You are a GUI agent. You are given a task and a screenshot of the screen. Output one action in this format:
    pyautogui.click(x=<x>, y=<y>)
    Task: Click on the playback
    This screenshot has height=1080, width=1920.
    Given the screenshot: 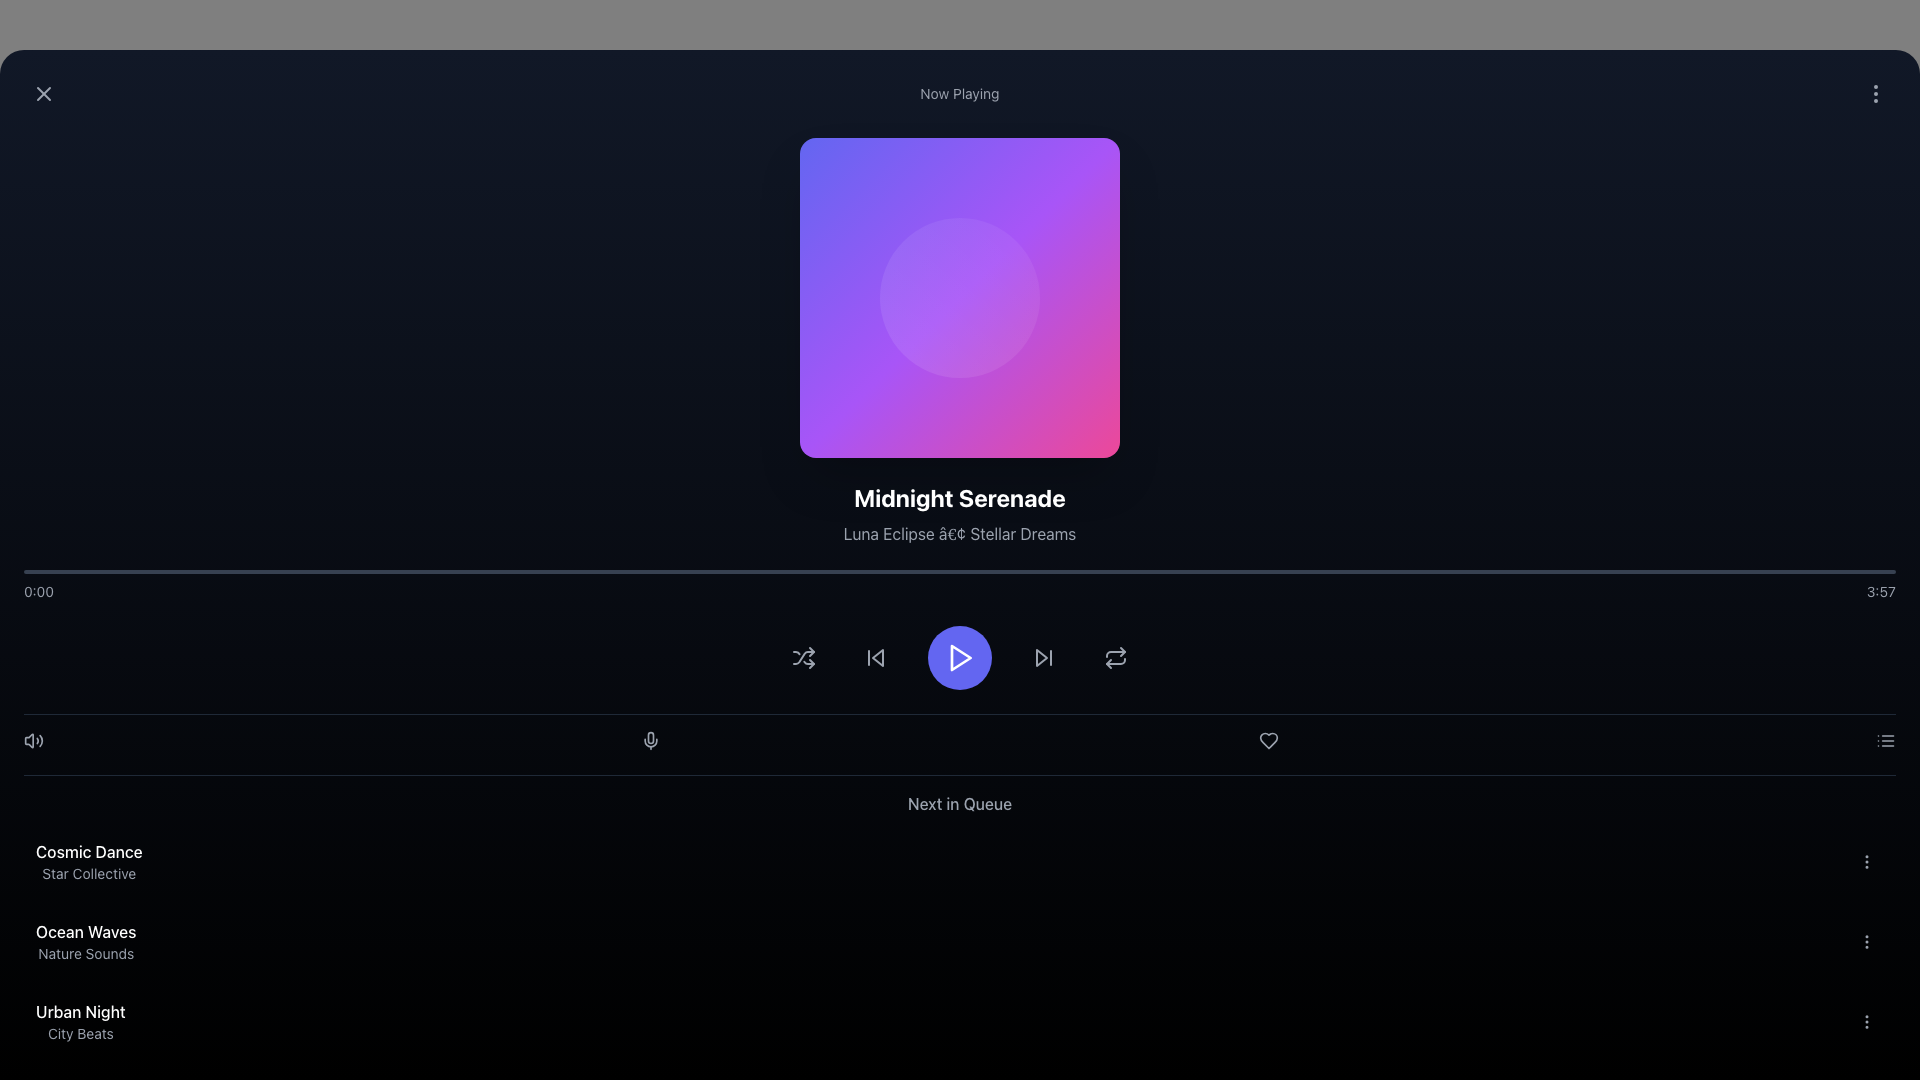 What is the action you would take?
    pyautogui.click(x=1563, y=571)
    